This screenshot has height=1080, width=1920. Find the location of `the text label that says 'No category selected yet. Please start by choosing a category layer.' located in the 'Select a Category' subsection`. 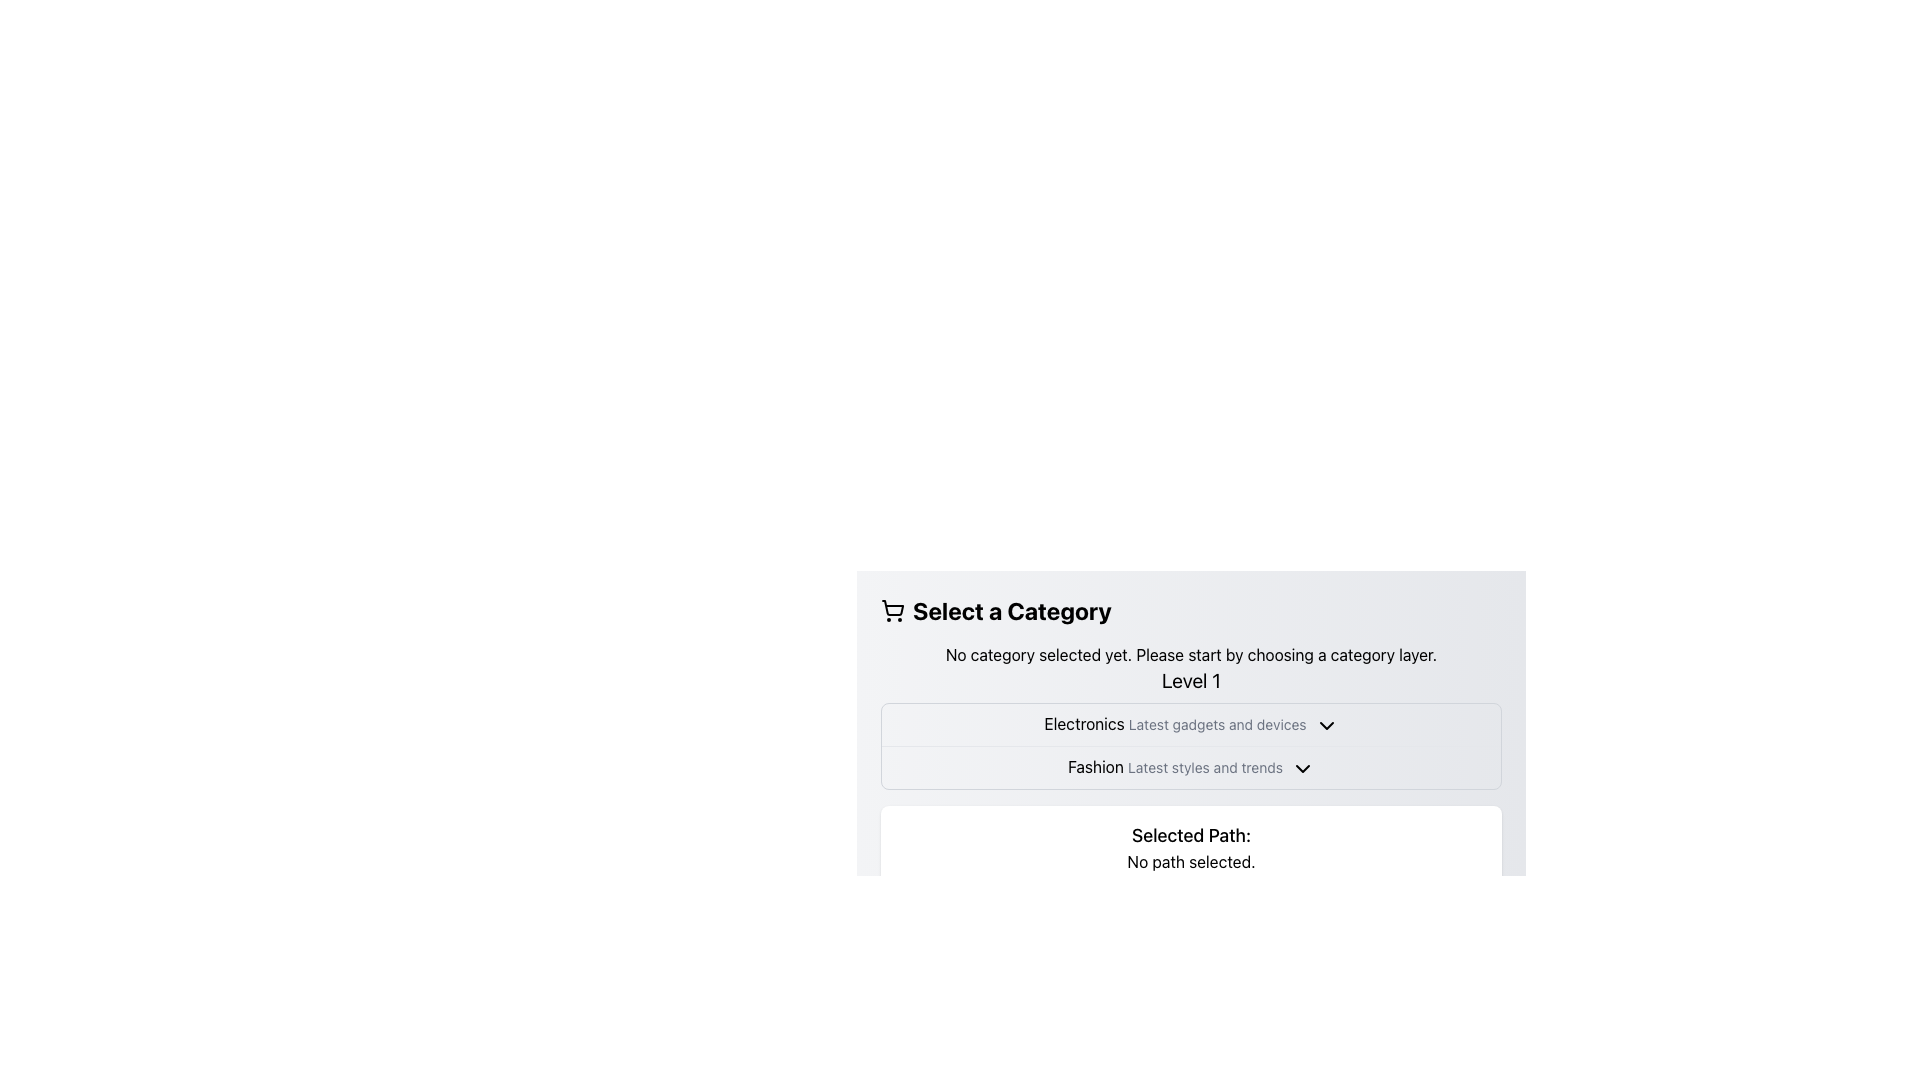

the text label that says 'No category selected yet. Please start by choosing a category layer.' located in the 'Select a Category' subsection is located at coordinates (1191, 655).